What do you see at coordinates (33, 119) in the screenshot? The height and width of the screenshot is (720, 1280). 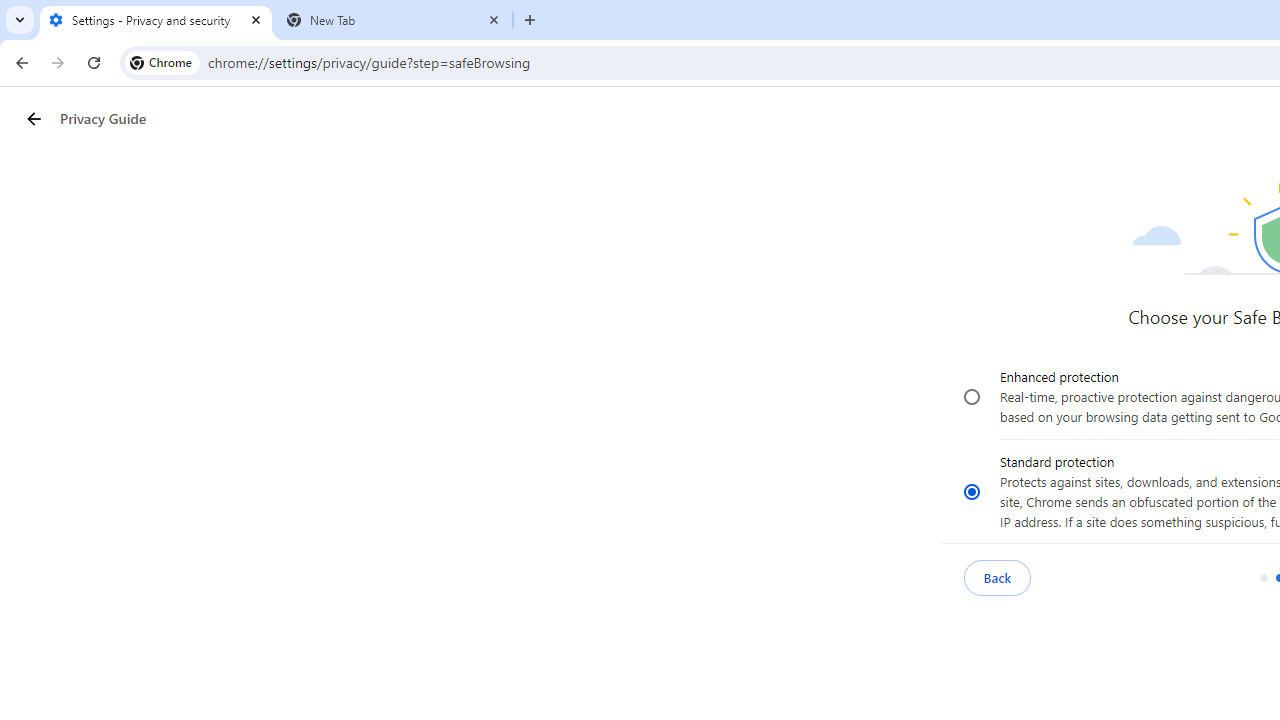 I see `'Privacy Guide back button'` at bounding box center [33, 119].